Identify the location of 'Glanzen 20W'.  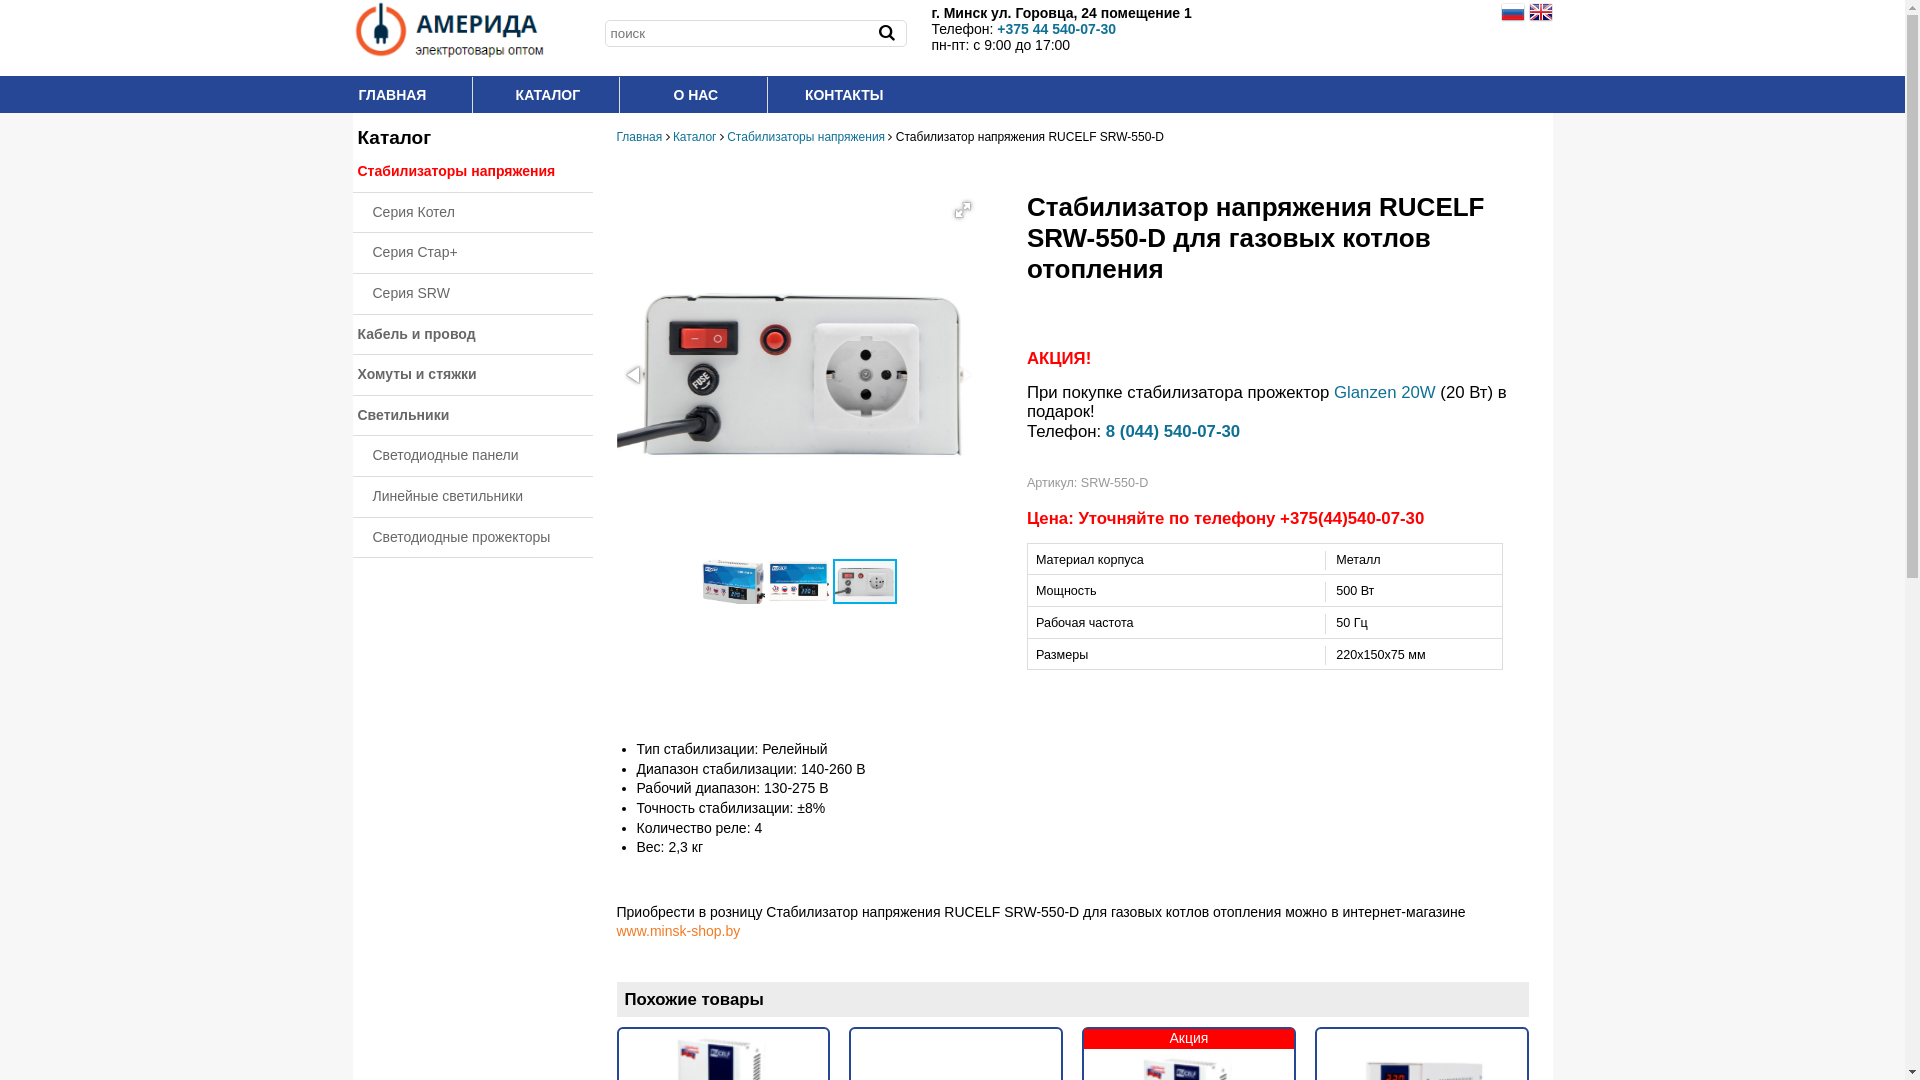
(1384, 392).